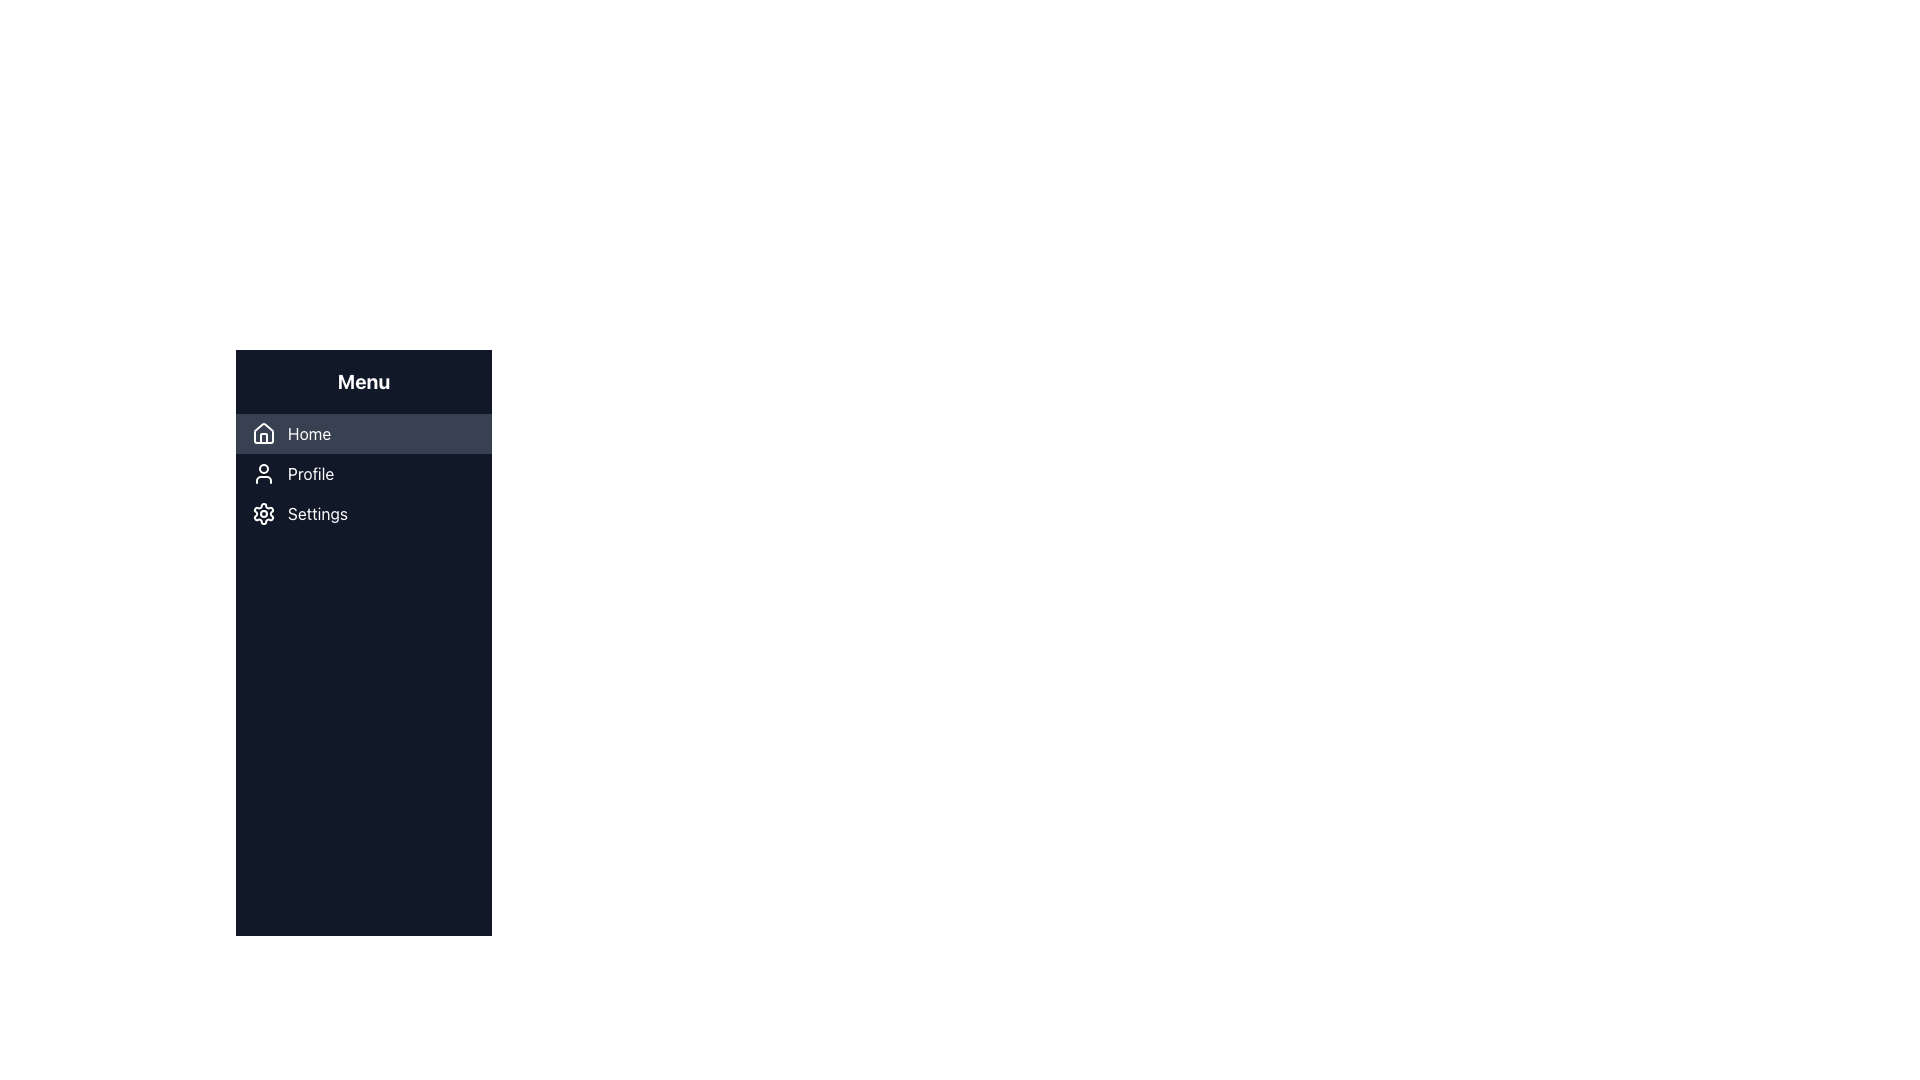  I want to click on the small house-shaped icon in the left sidebar menu, which is styled as an outlined drawing and positioned to the left of the text label 'Home', so click(263, 433).